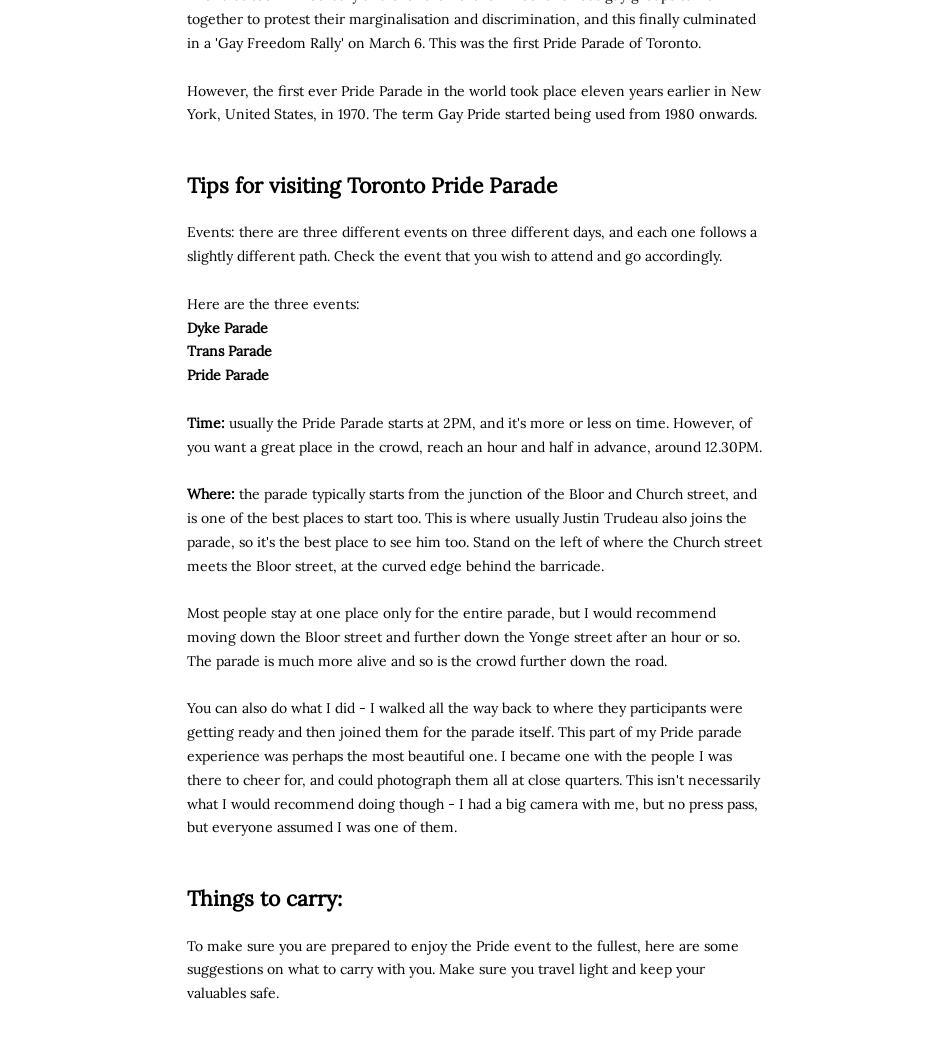 Image resolution: width=950 pixels, height=1037 pixels. I want to click on 'Trans Parade', so click(229, 350).